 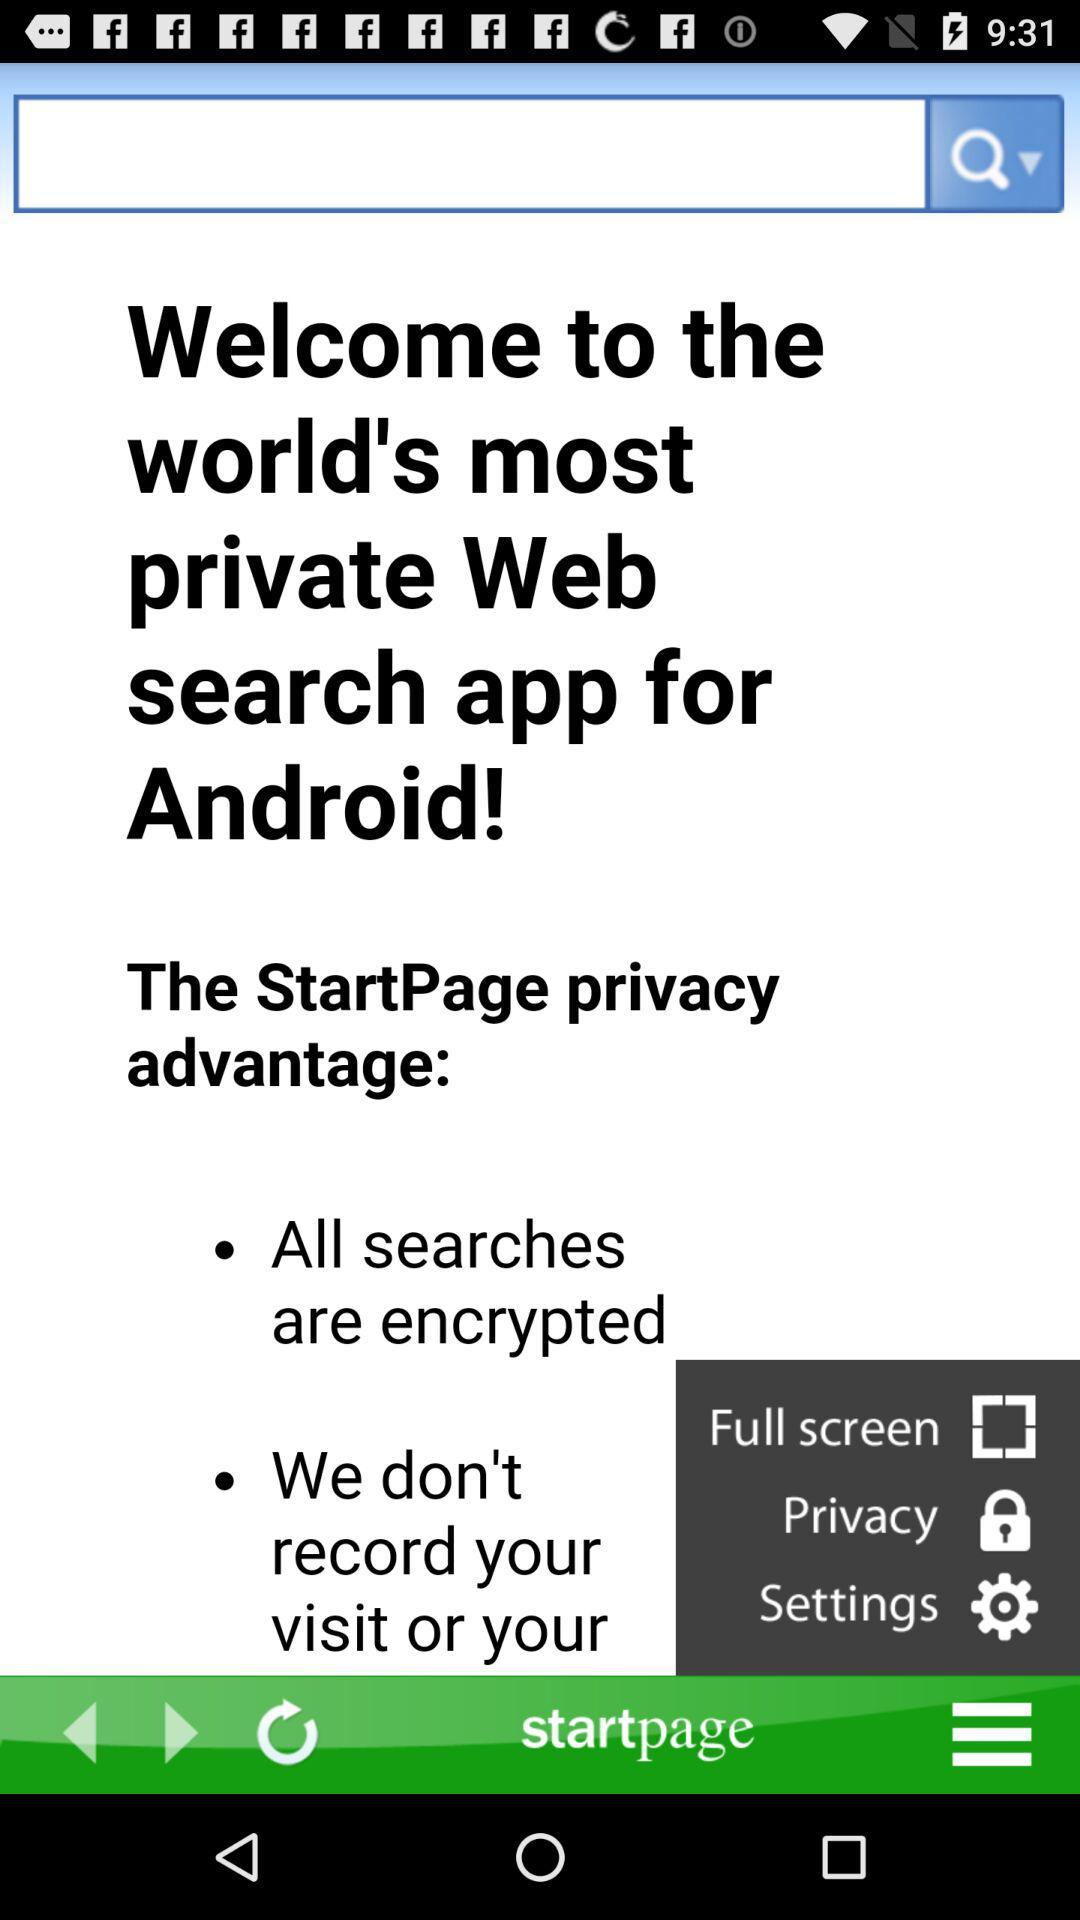 I want to click on search the option, so click(x=471, y=152).